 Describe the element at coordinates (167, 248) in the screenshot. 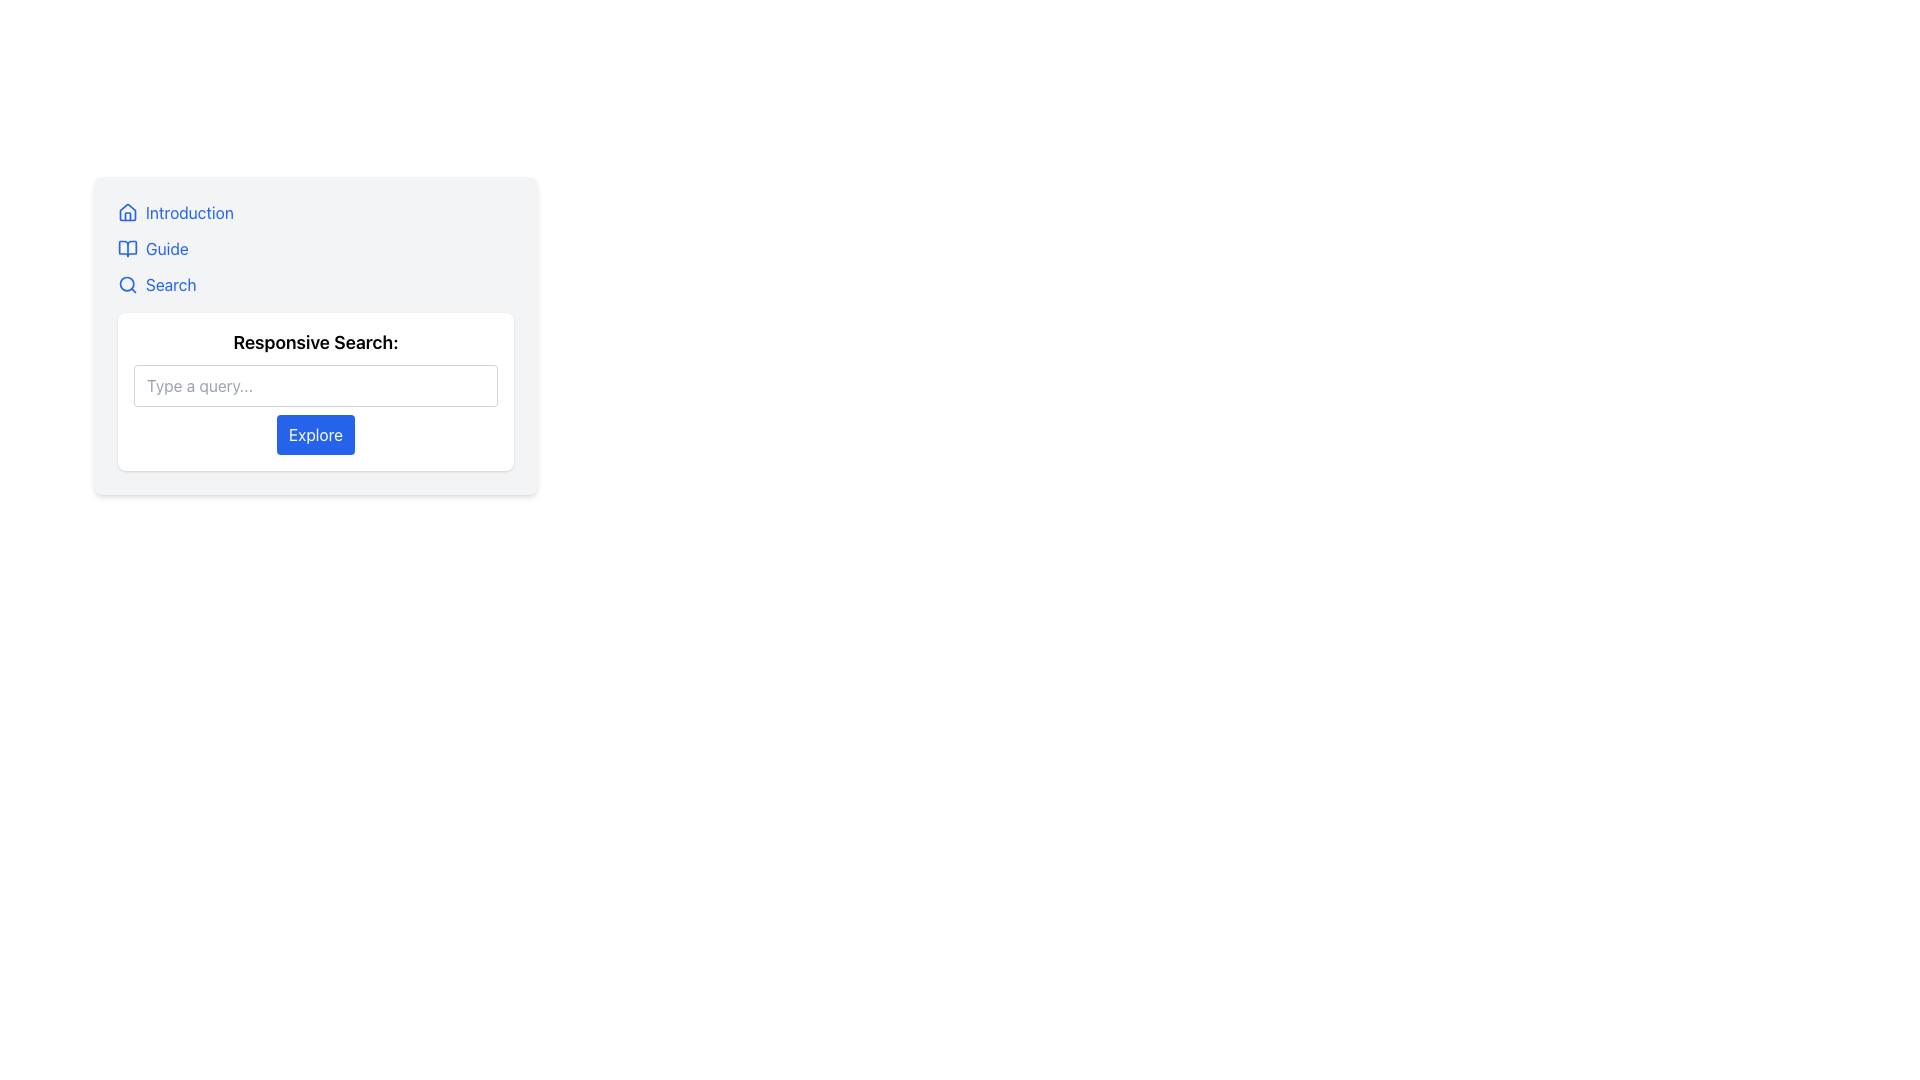

I see `the 'Guide' text link, which is styled in blue and positioned next to an open book icon` at that location.